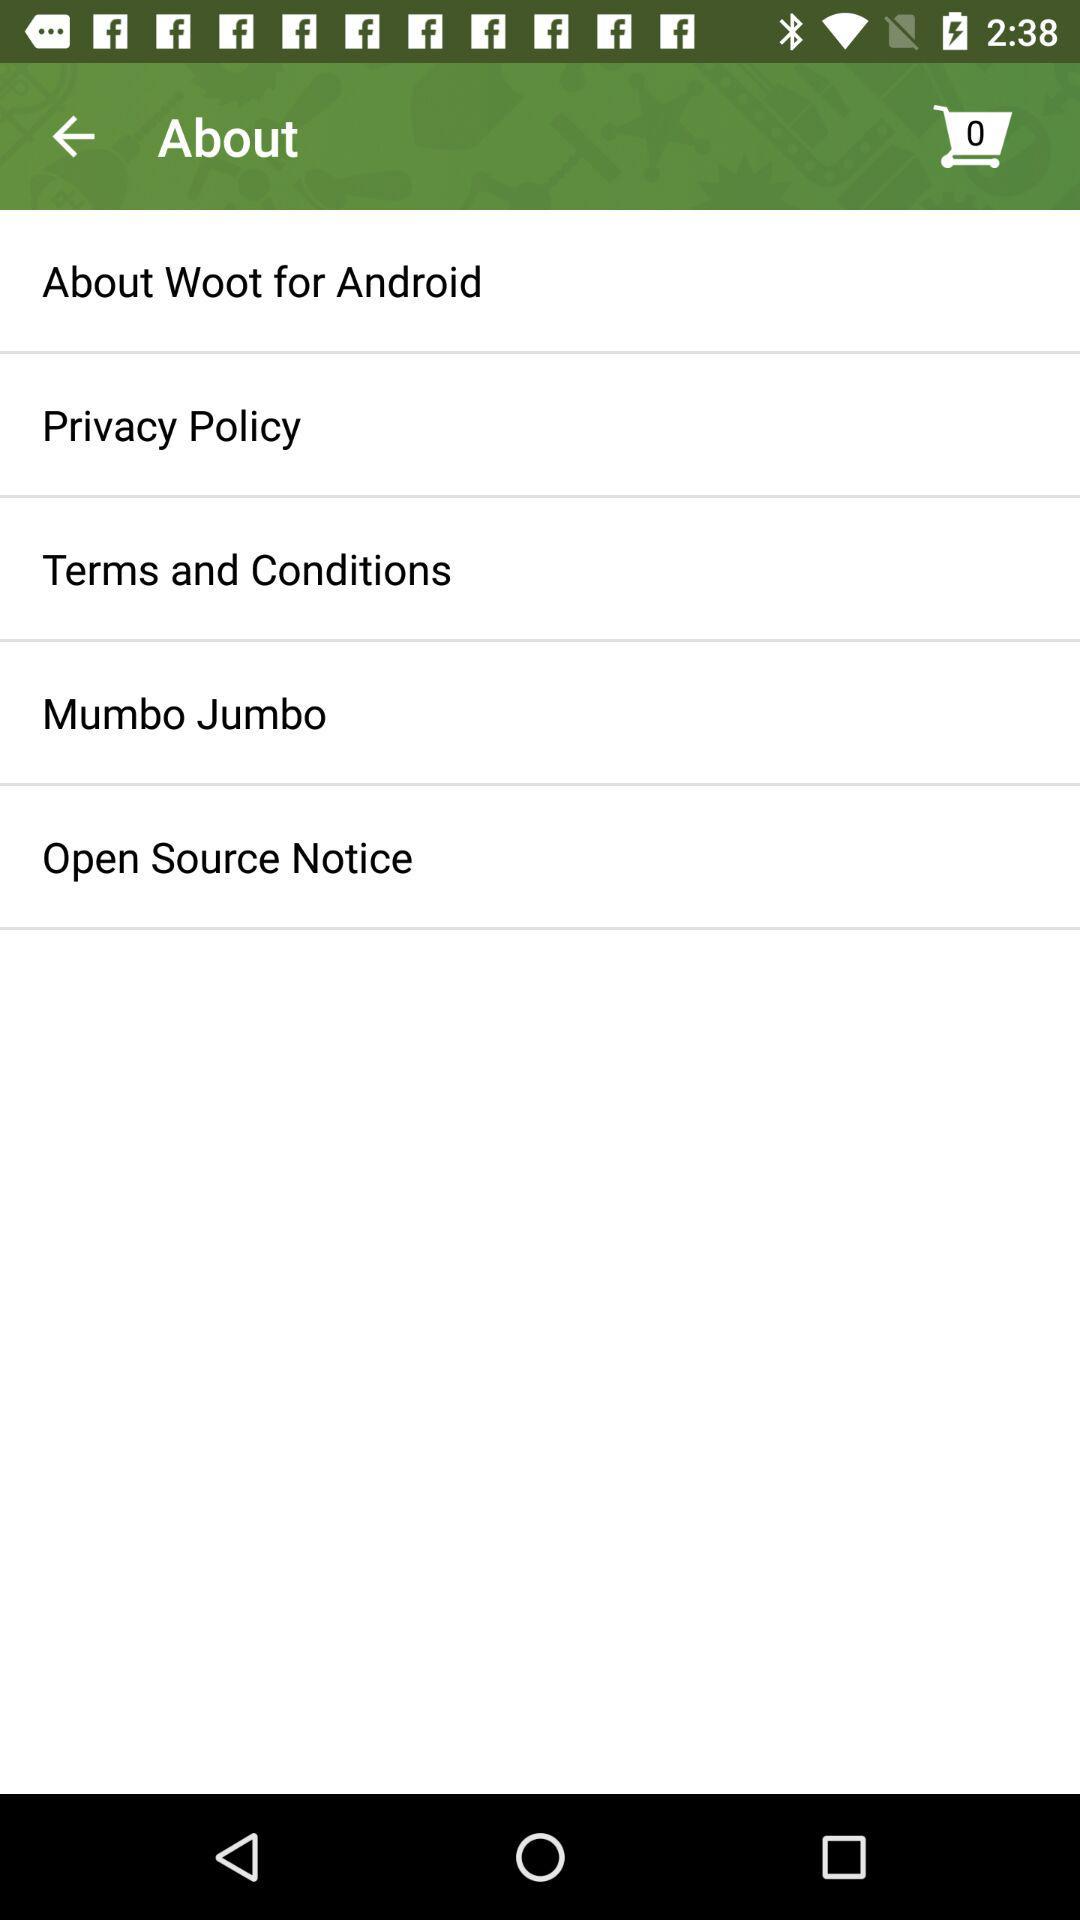 This screenshot has height=1920, width=1080. What do you see at coordinates (170, 423) in the screenshot?
I see `the icon above terms and conditions icon` at bounding box center [170, 423].